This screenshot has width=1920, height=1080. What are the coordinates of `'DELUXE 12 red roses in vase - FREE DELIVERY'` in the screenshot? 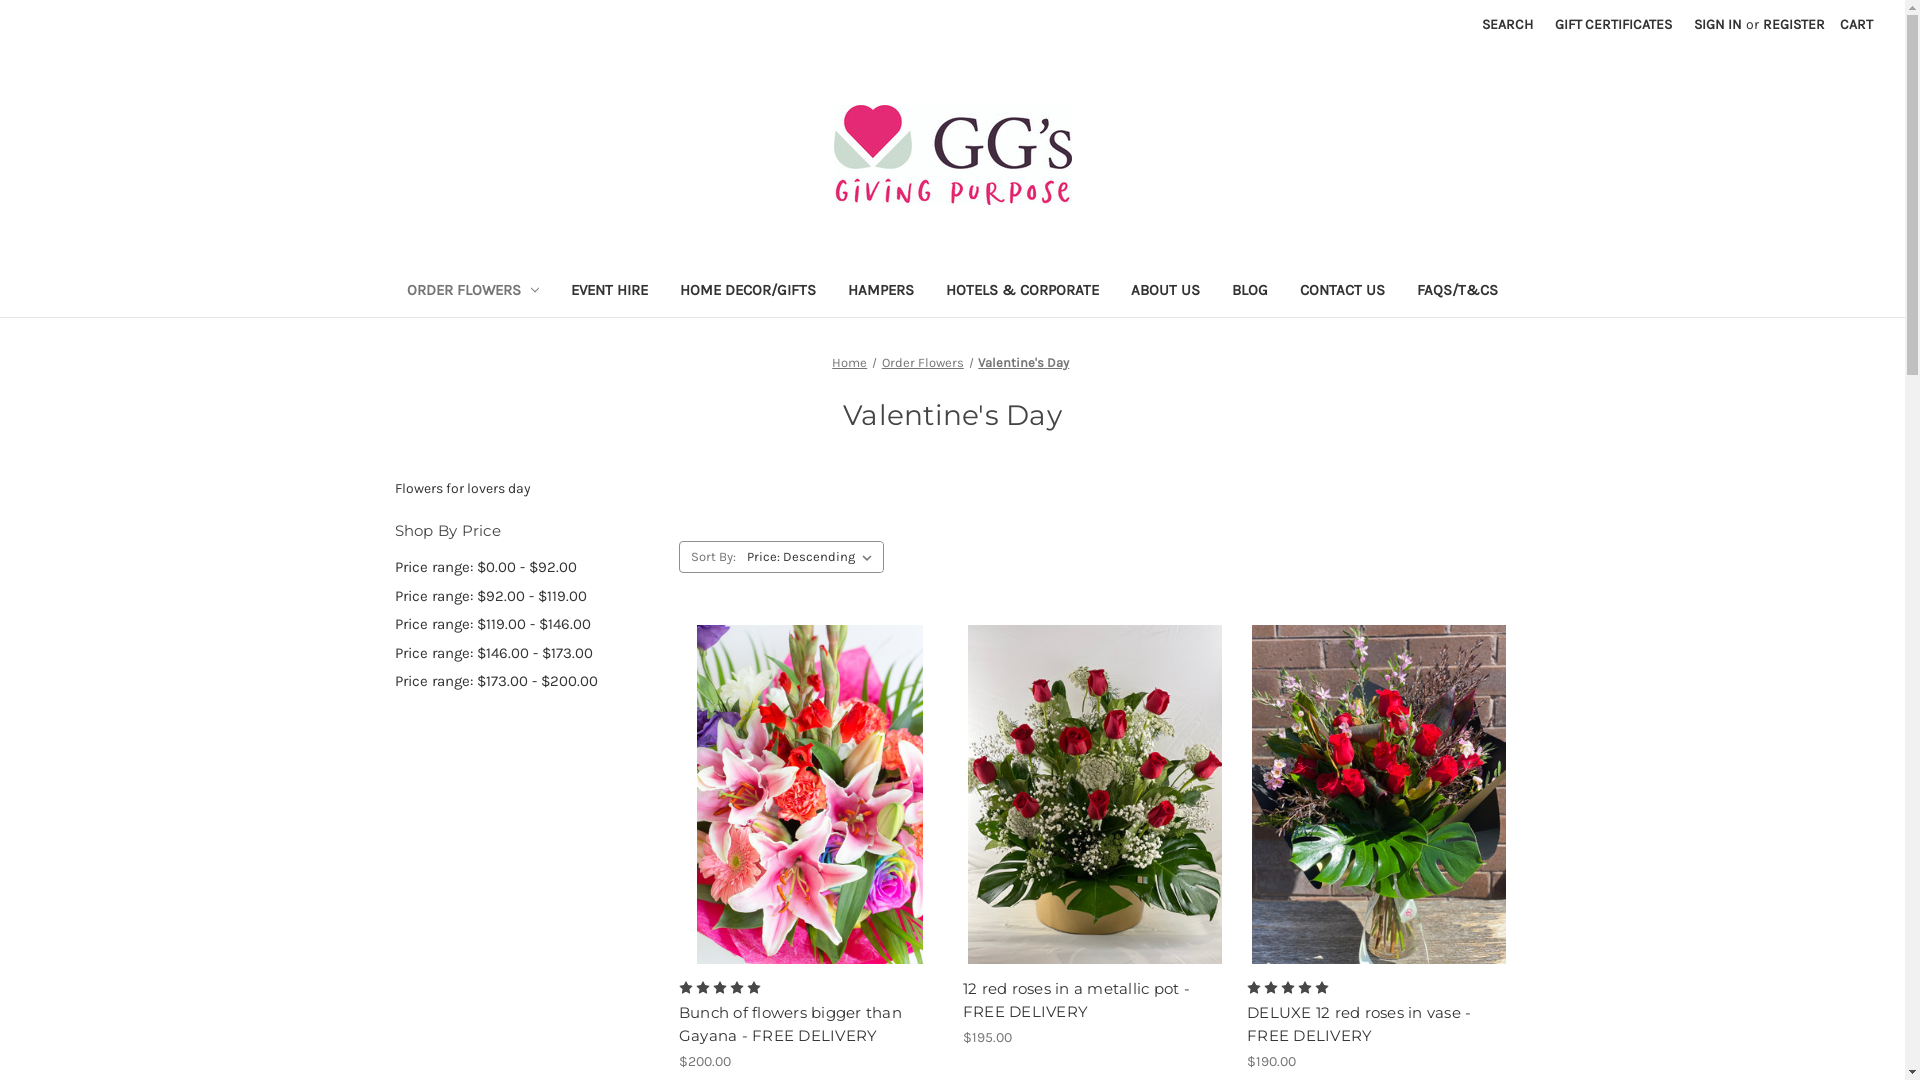 It's located at (1377, 1024).